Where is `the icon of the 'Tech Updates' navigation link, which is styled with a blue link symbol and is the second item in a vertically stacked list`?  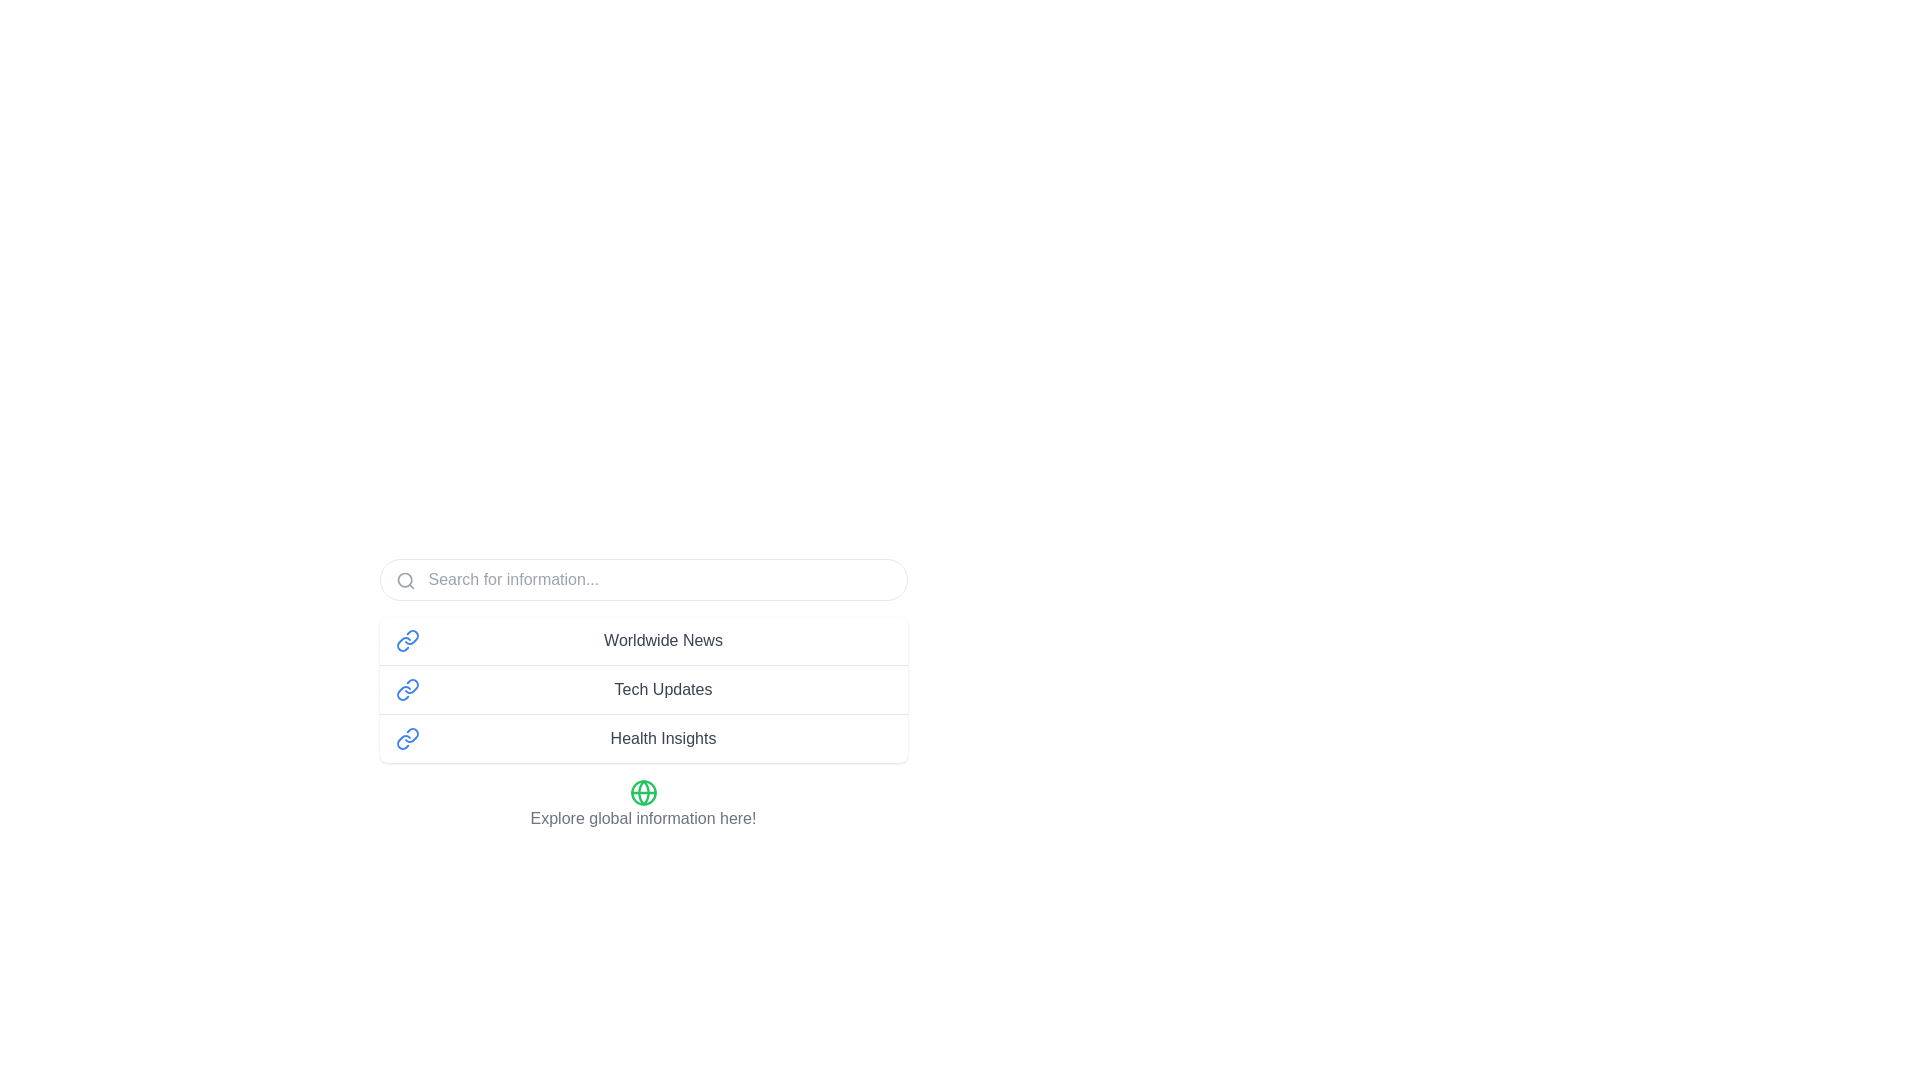
the icon of the 'Tech Updates' navigation link, which is styled with a blue link symbol and is the second item in a vertically stacked list is located at coordinates (643, 688).